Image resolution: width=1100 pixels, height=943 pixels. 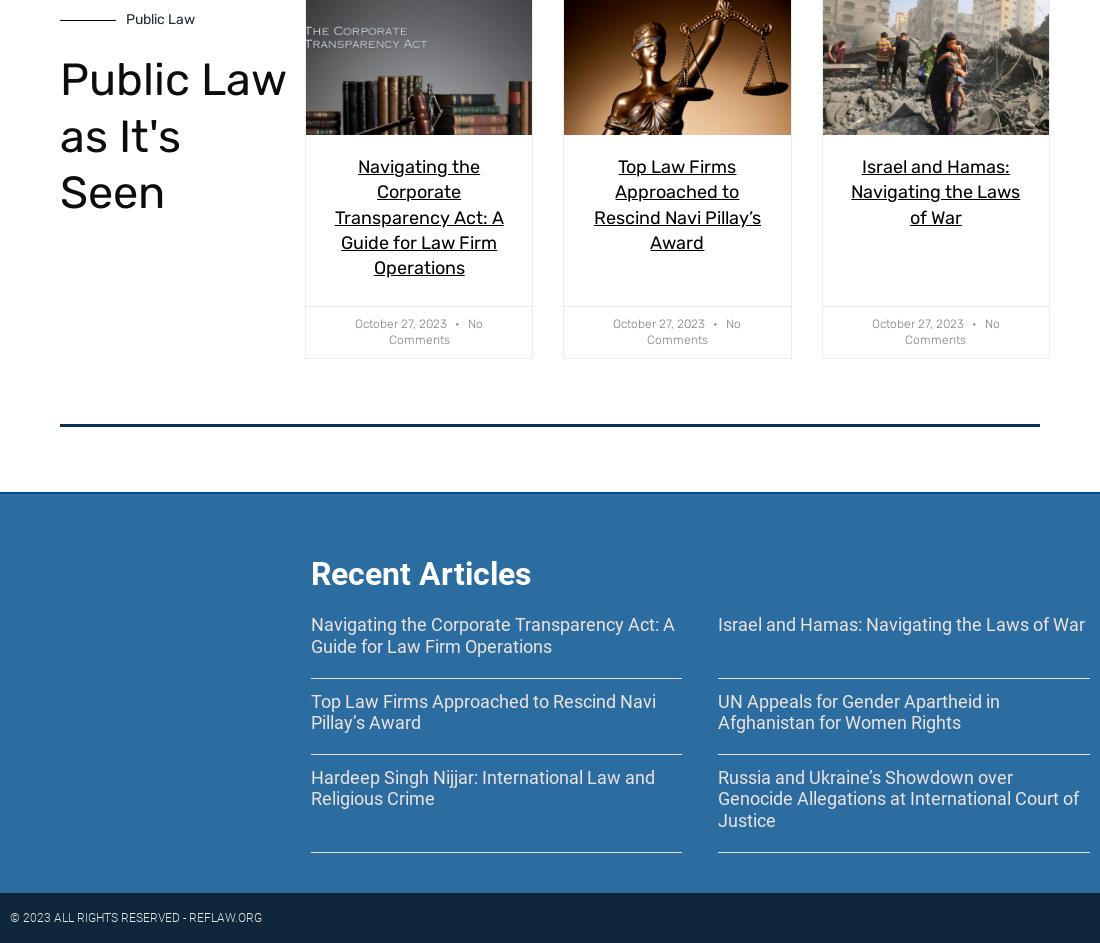 I want to click on 'Public Law', so click(x=159, y=19).